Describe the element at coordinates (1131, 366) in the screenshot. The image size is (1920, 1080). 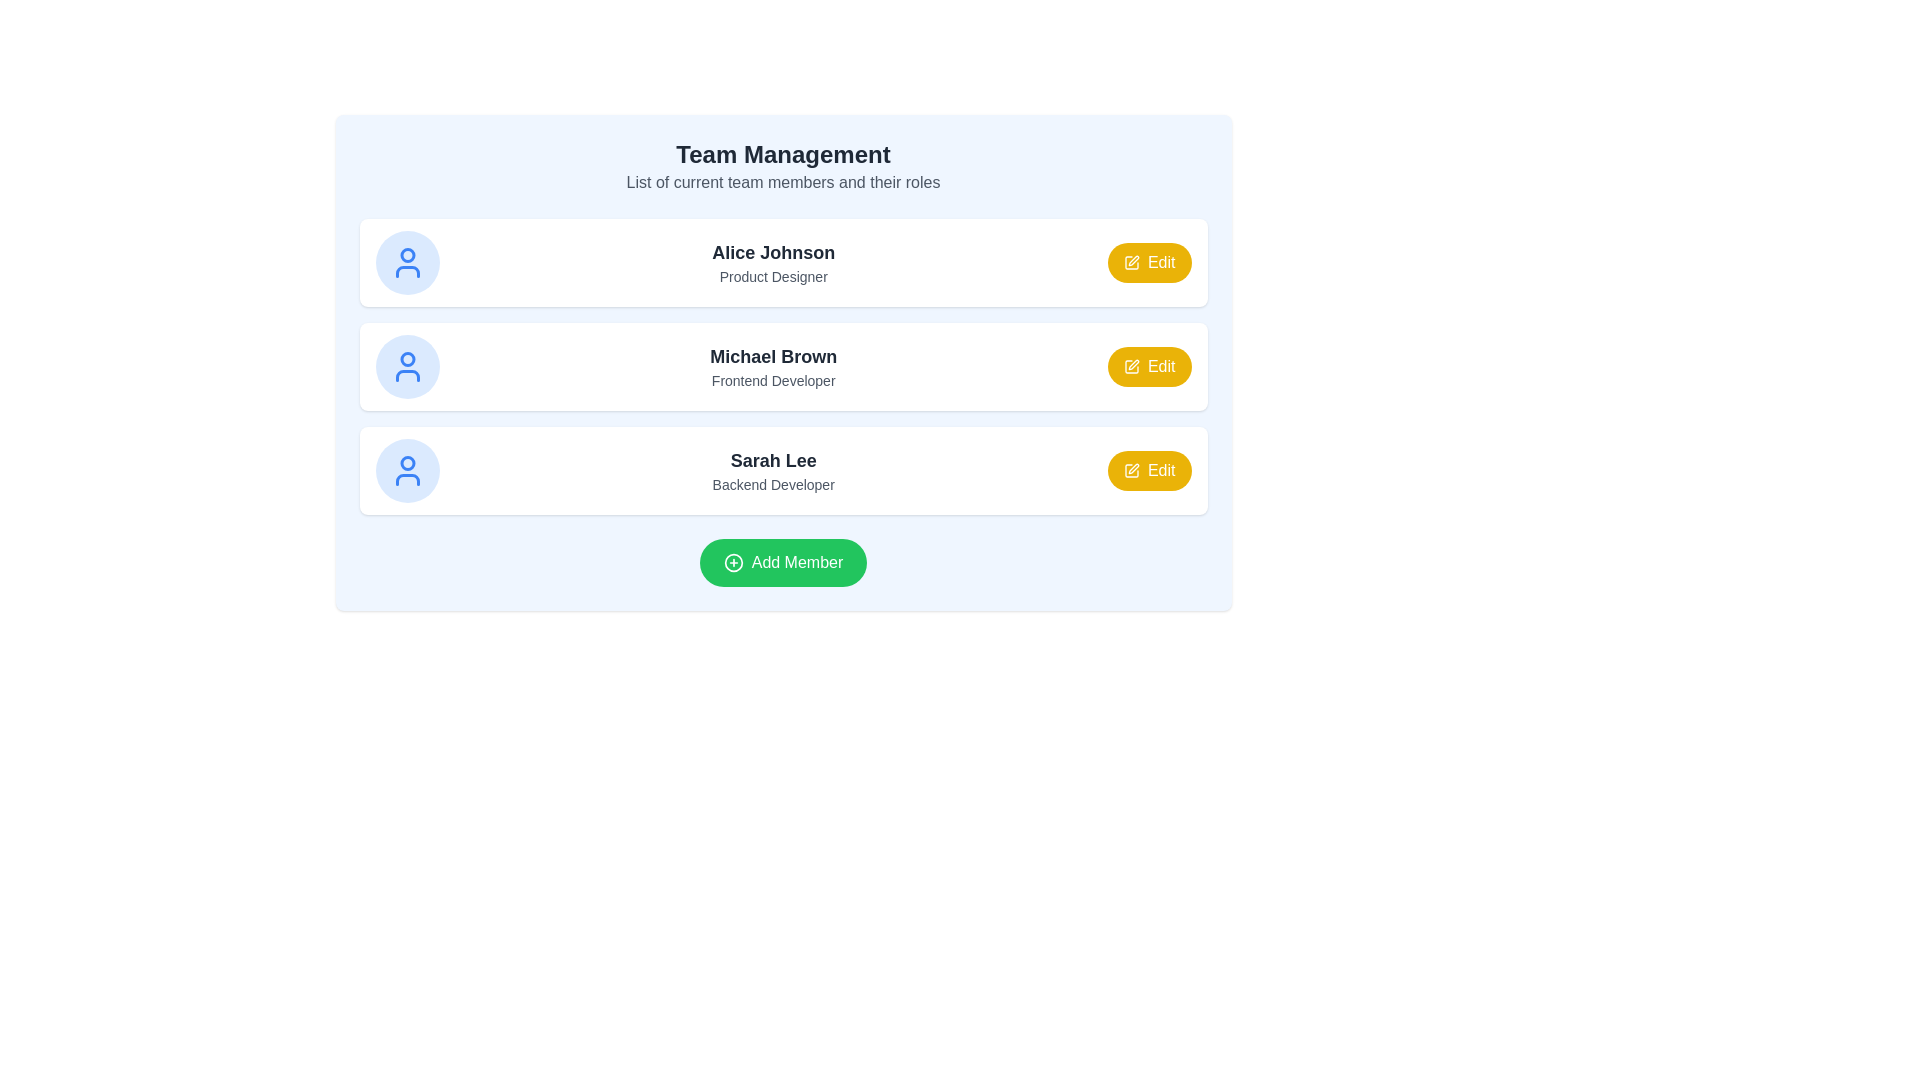
I see `the editing icon located within the 'Edit' button of the second list entry for 'Michael Brown - Frontend Developer'` at that location.